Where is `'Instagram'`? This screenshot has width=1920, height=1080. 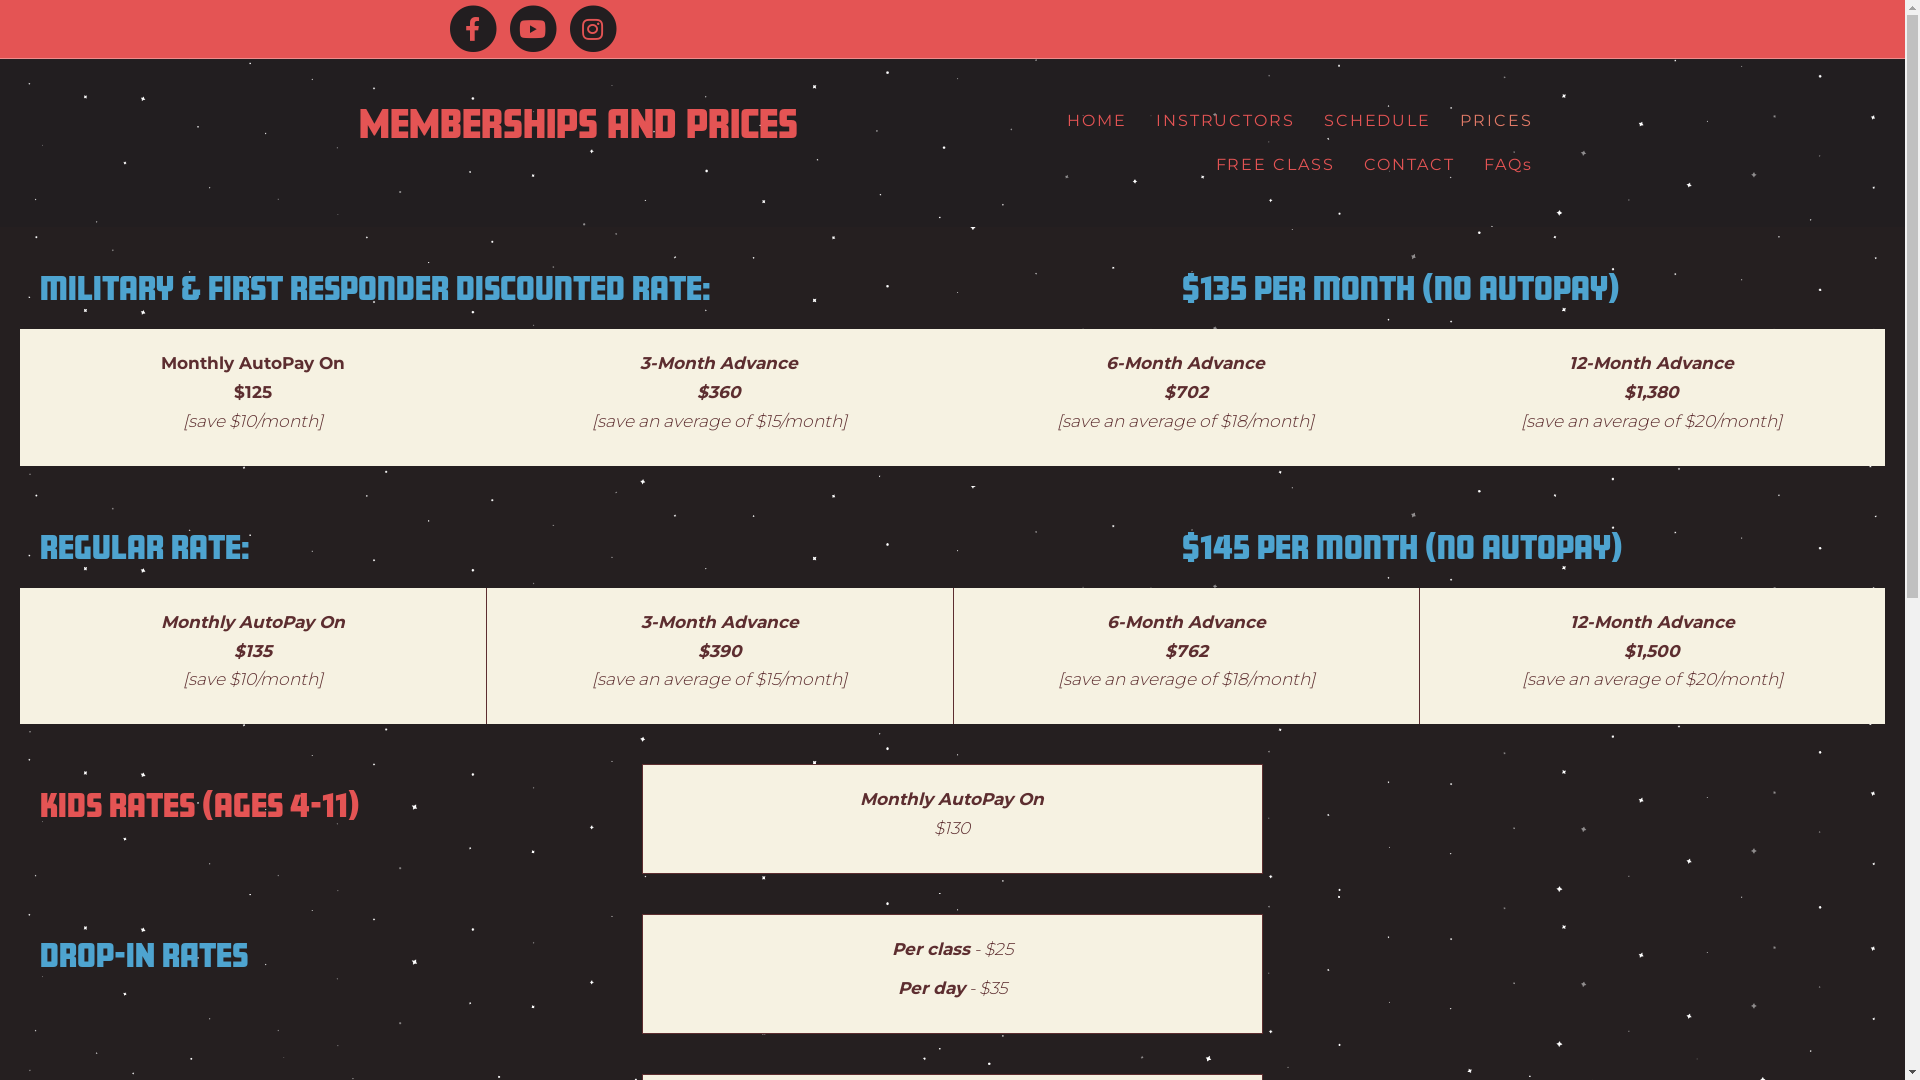
'Instagram' is located at coordinates (590, 29).